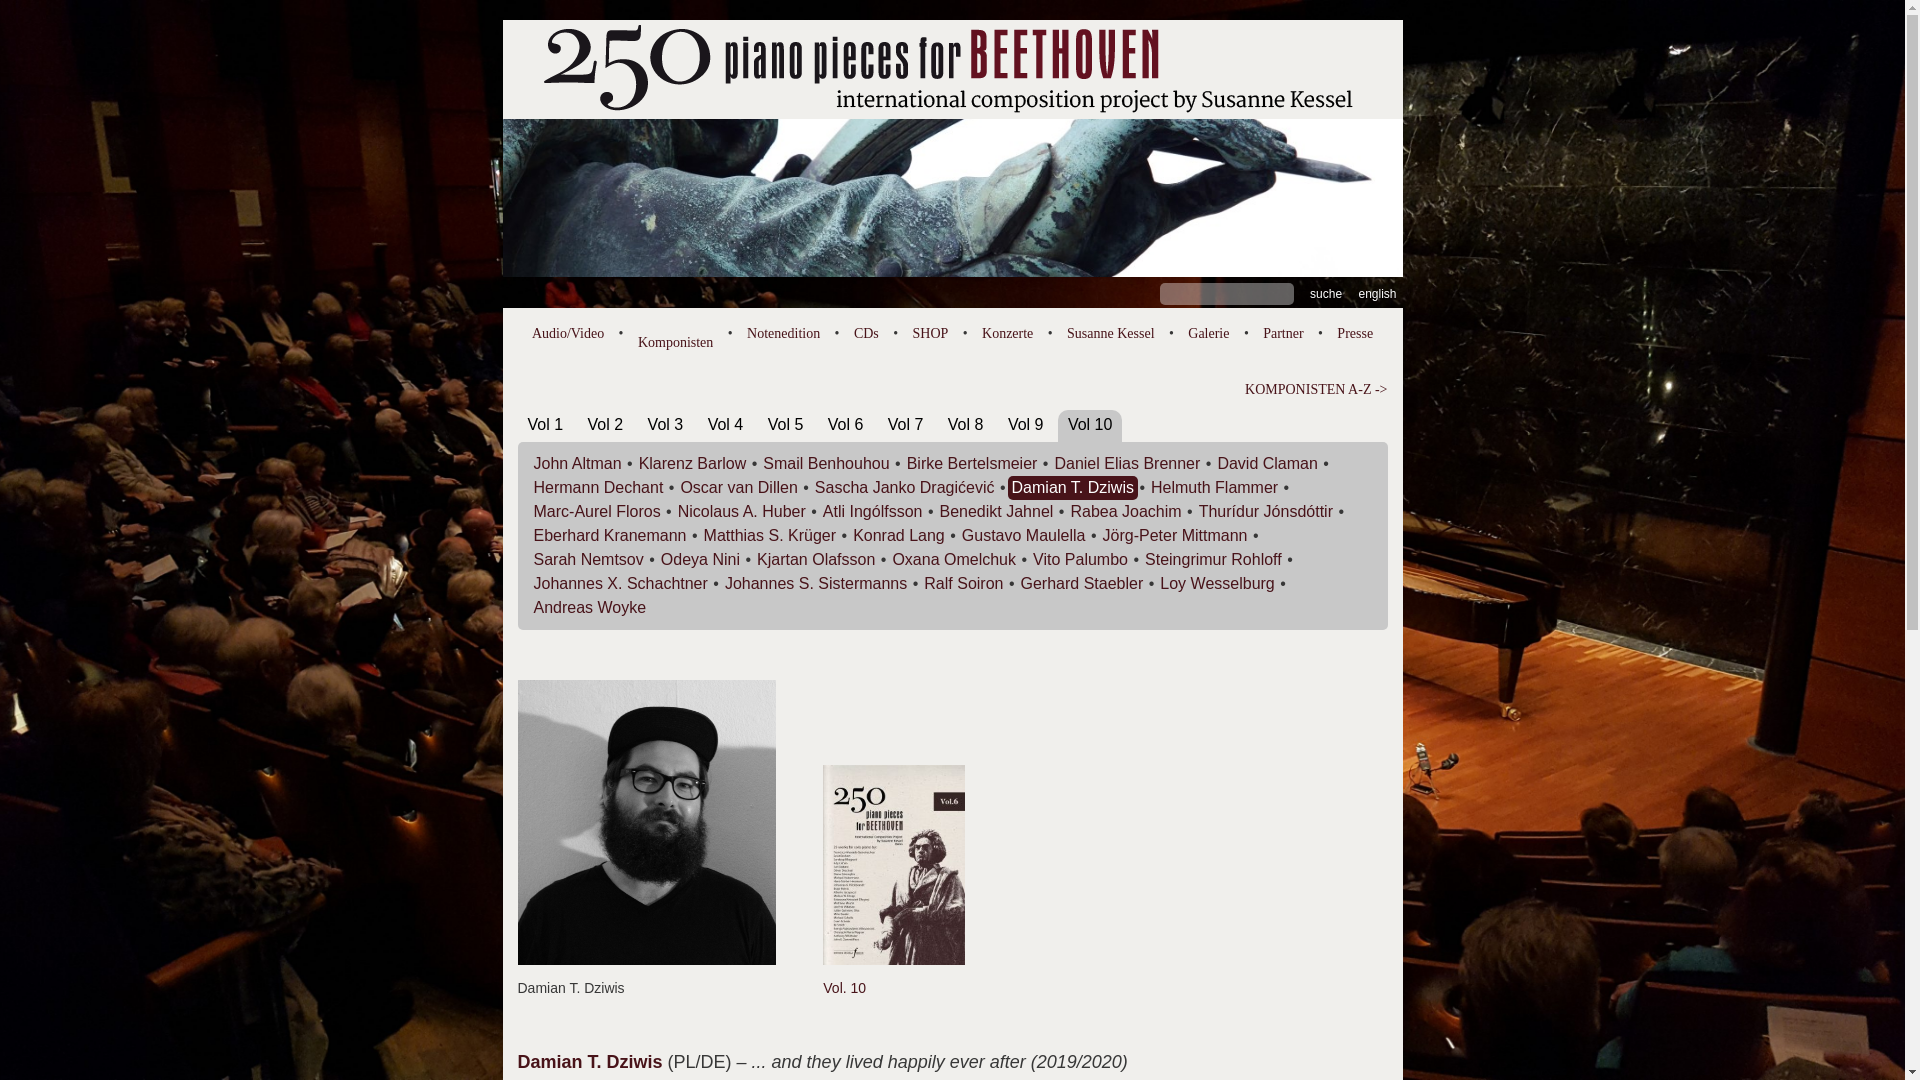 The image size is (1920, 1080). What do you see at coordinates (1266, 463) in the screenshot?
I see `'David Claman'` at bounding box center [1266, 463].